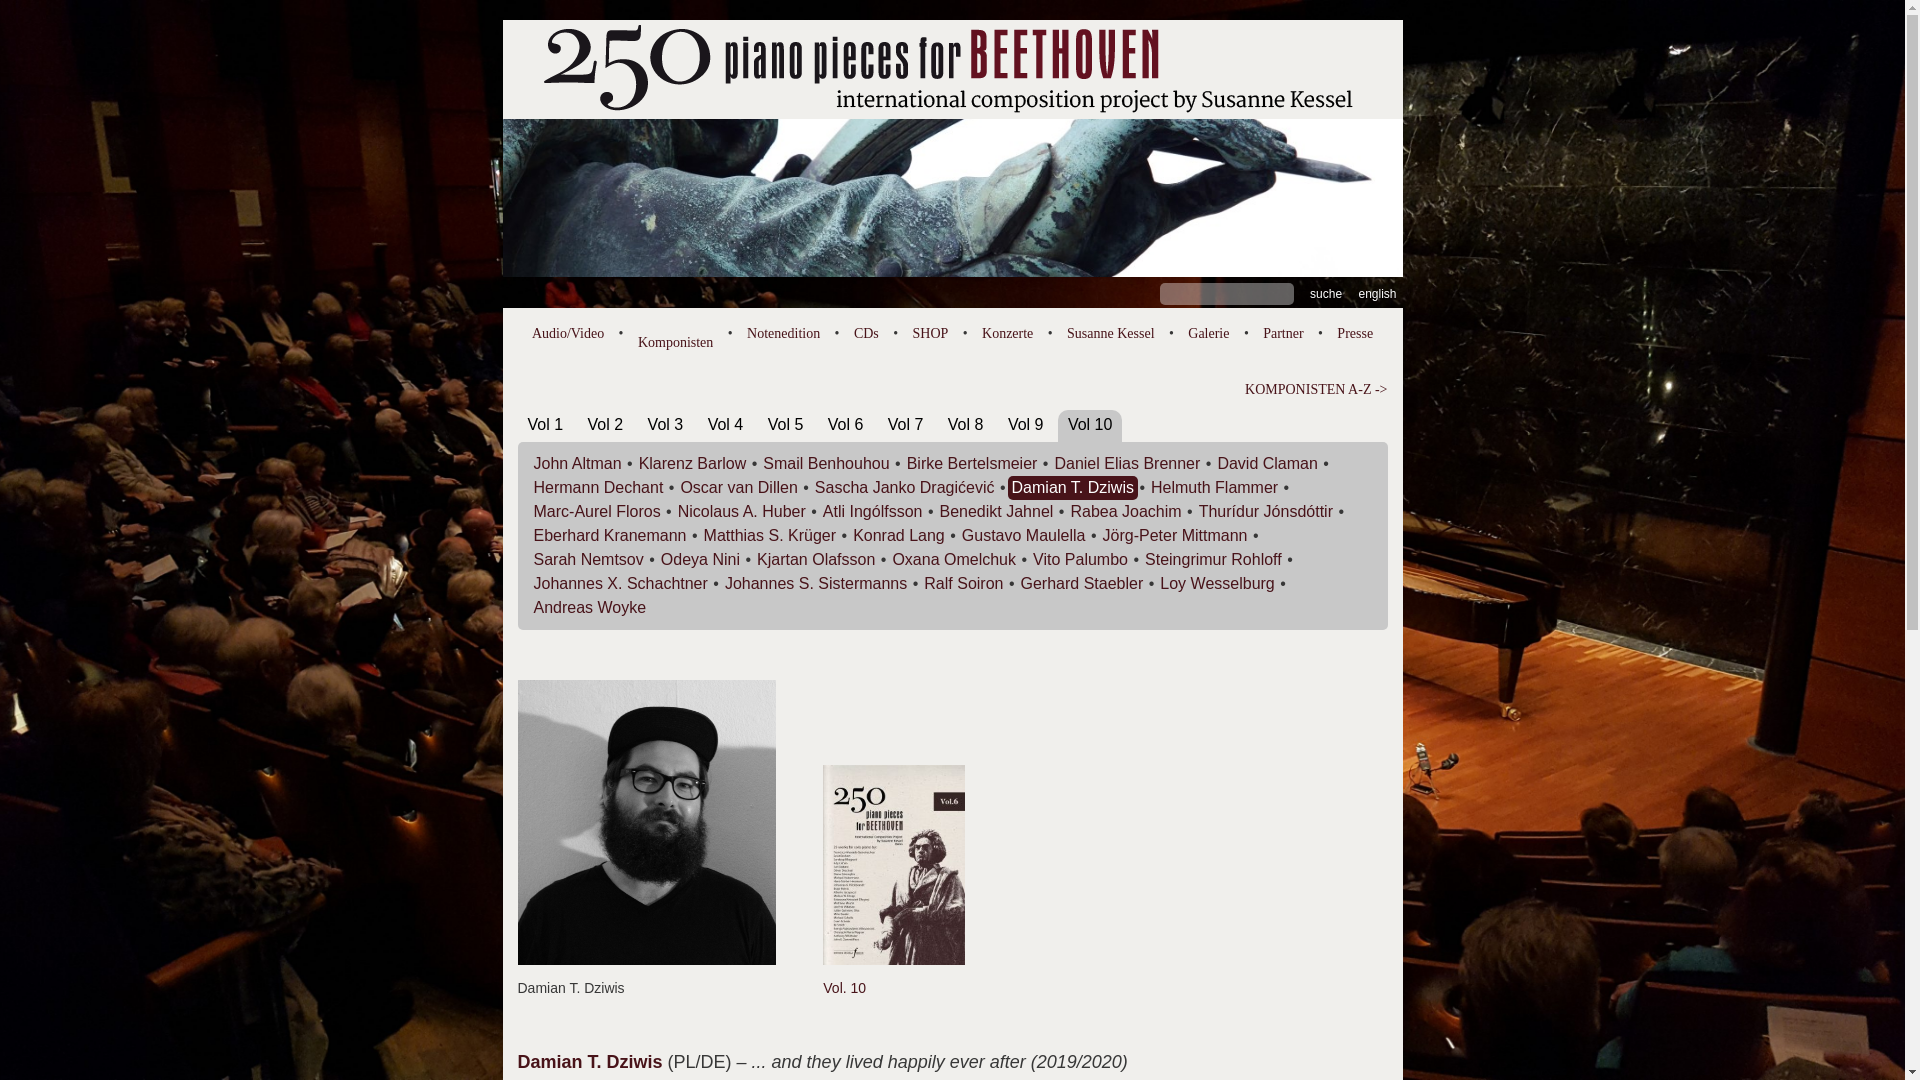 The image size is (1920, 1080). What do you see at coordinates (1266, 463) in the screenshot?
I see `'David Claman'` at bounding box center [1266, 463].